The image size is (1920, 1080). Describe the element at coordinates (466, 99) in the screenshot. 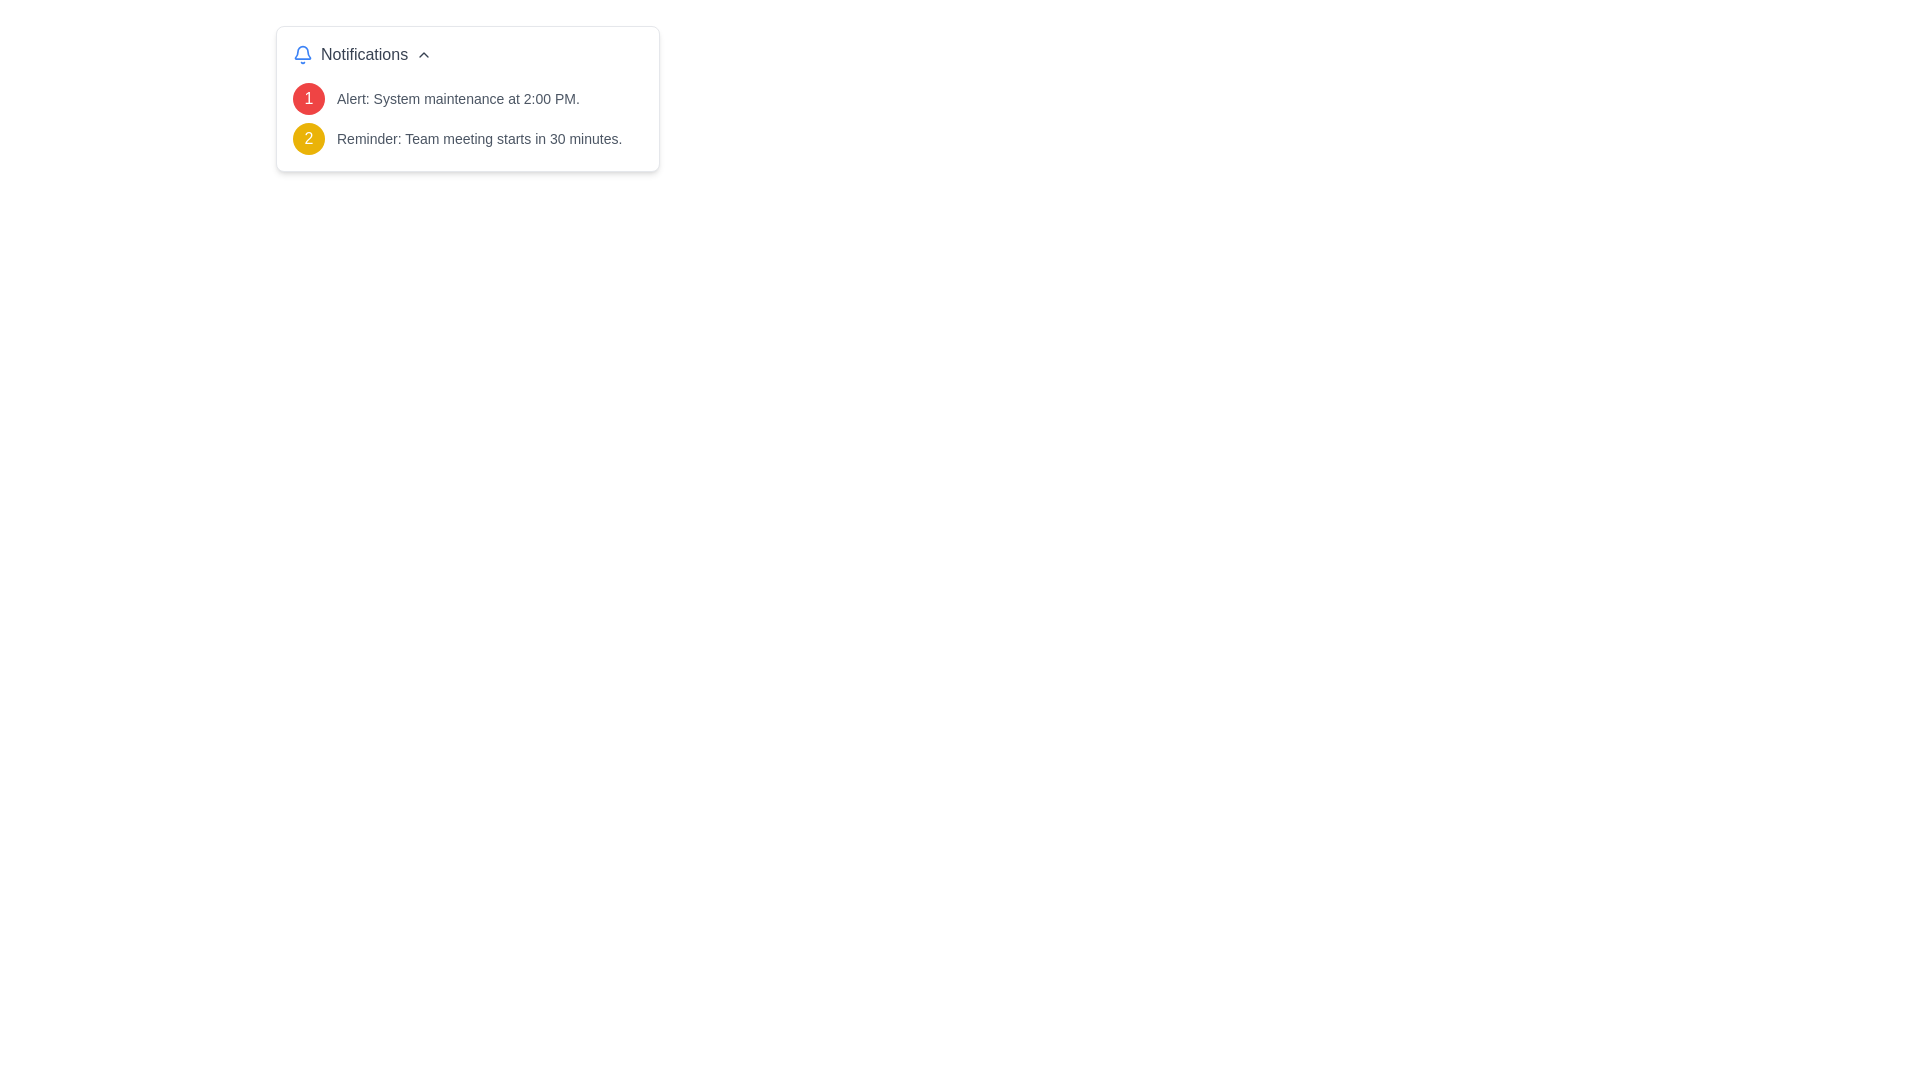

I see `the notification about the system maintenance event, which is the first item in the notification list above the team meeting reminder` at that location.